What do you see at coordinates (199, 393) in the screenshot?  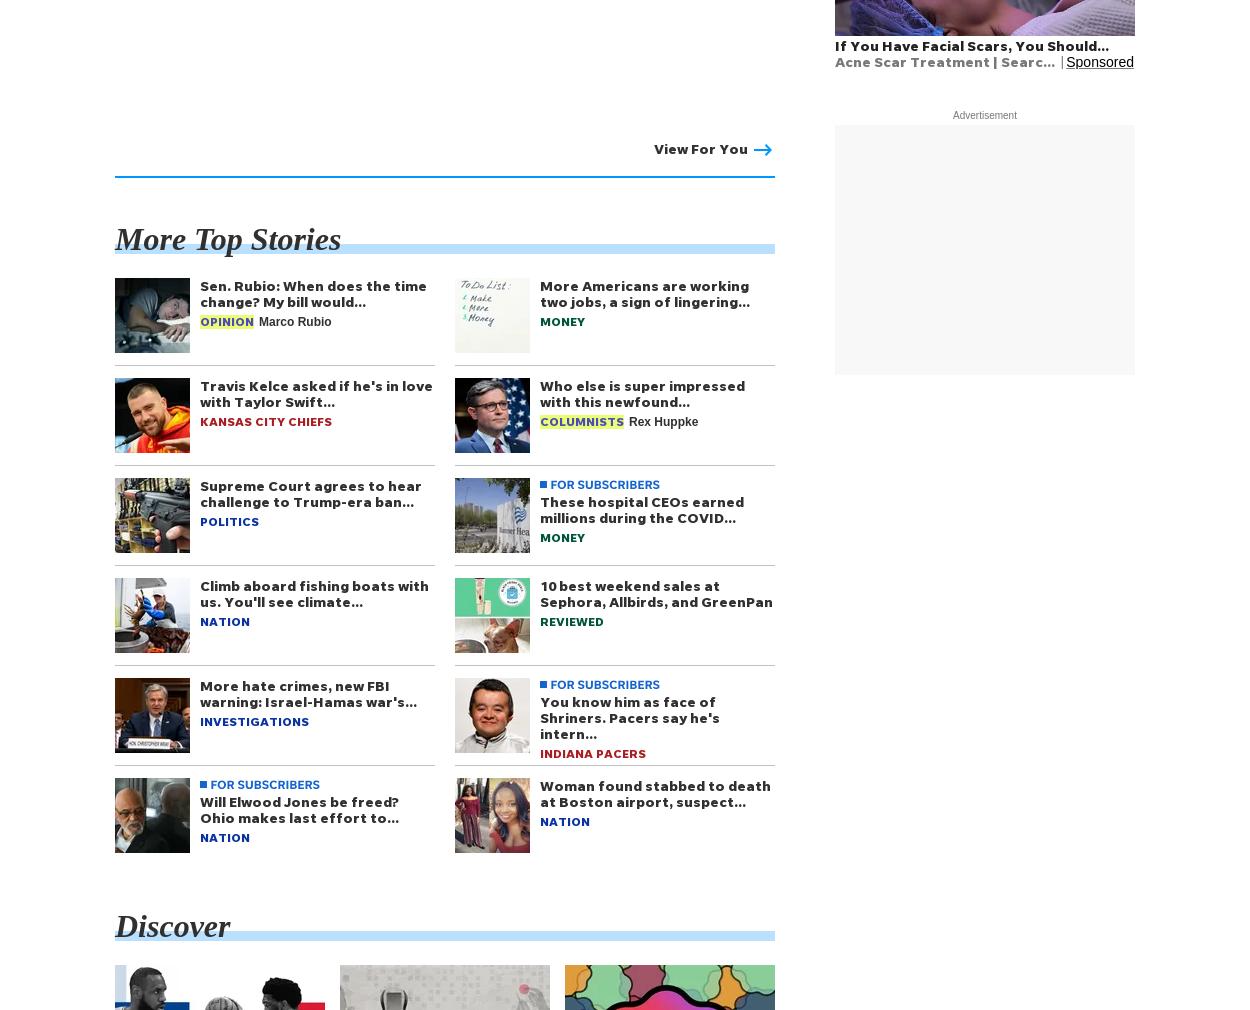 I see `'Travis Kelce asked if he's in love with Taylor Swift…'` at bounding box center [199, 393].